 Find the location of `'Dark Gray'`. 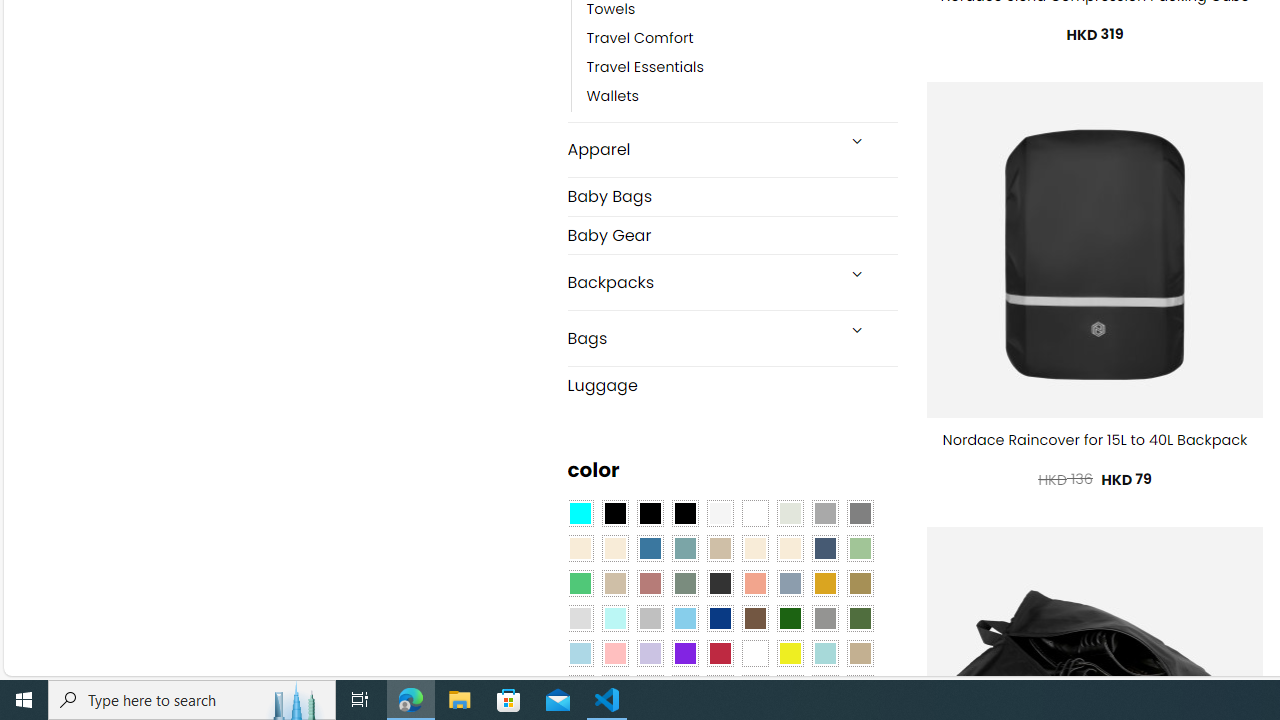

'Dark Gray' is located at coordinates (824, 513).